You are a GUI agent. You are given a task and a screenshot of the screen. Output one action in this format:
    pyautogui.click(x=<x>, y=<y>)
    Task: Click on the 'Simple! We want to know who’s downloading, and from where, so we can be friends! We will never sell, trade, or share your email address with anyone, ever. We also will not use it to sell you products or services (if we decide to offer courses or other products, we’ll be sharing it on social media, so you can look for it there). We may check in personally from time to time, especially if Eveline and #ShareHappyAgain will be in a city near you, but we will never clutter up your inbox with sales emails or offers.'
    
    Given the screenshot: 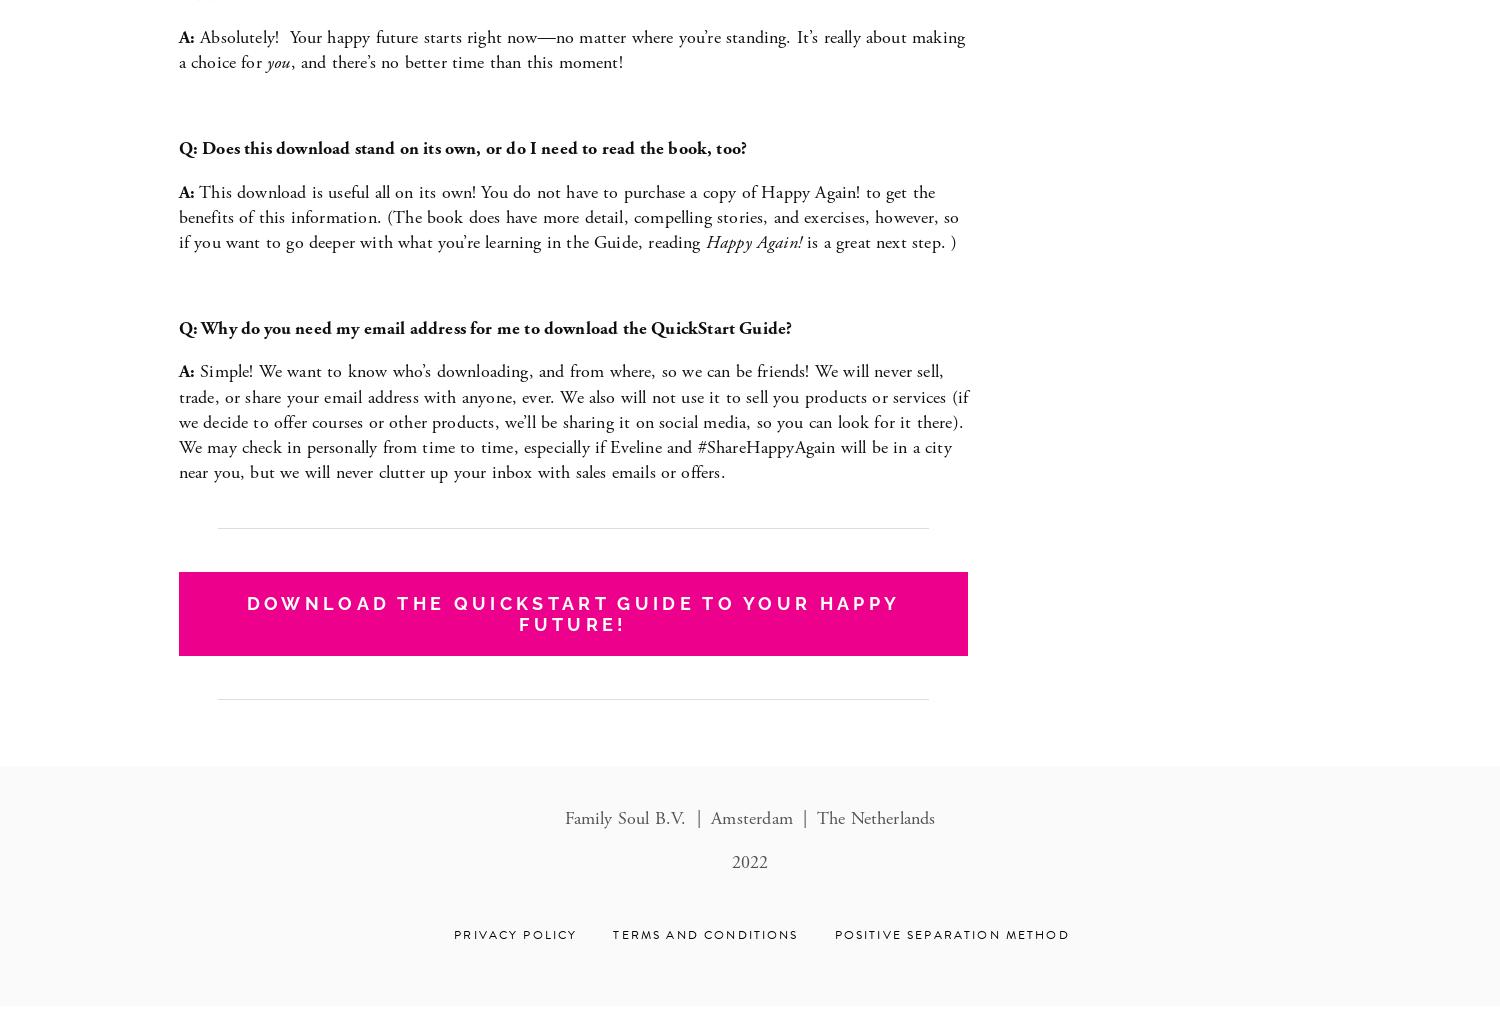 What is the action you would take?
    pyautogui.click(x=574, y=421)
    